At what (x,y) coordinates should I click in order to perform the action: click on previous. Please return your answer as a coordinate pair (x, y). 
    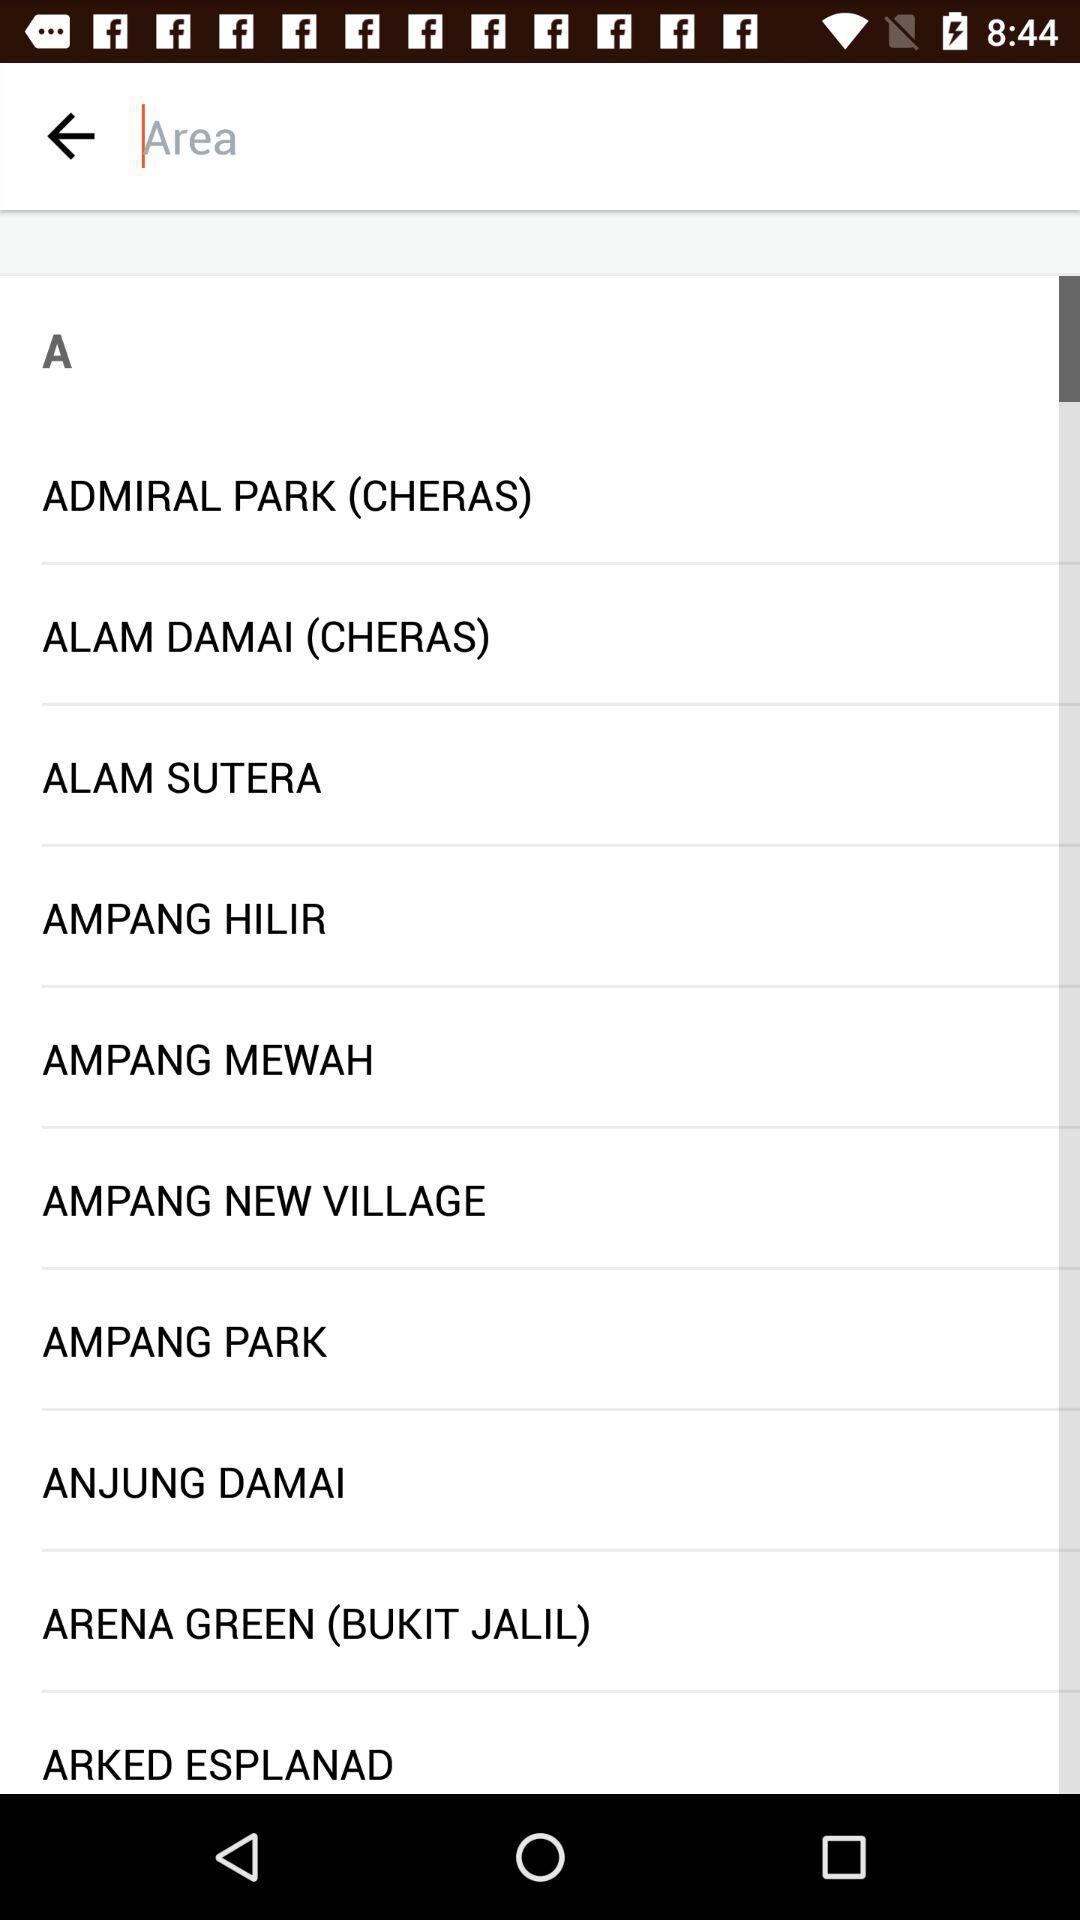
    Looking at the image, I should click on (69, 135).